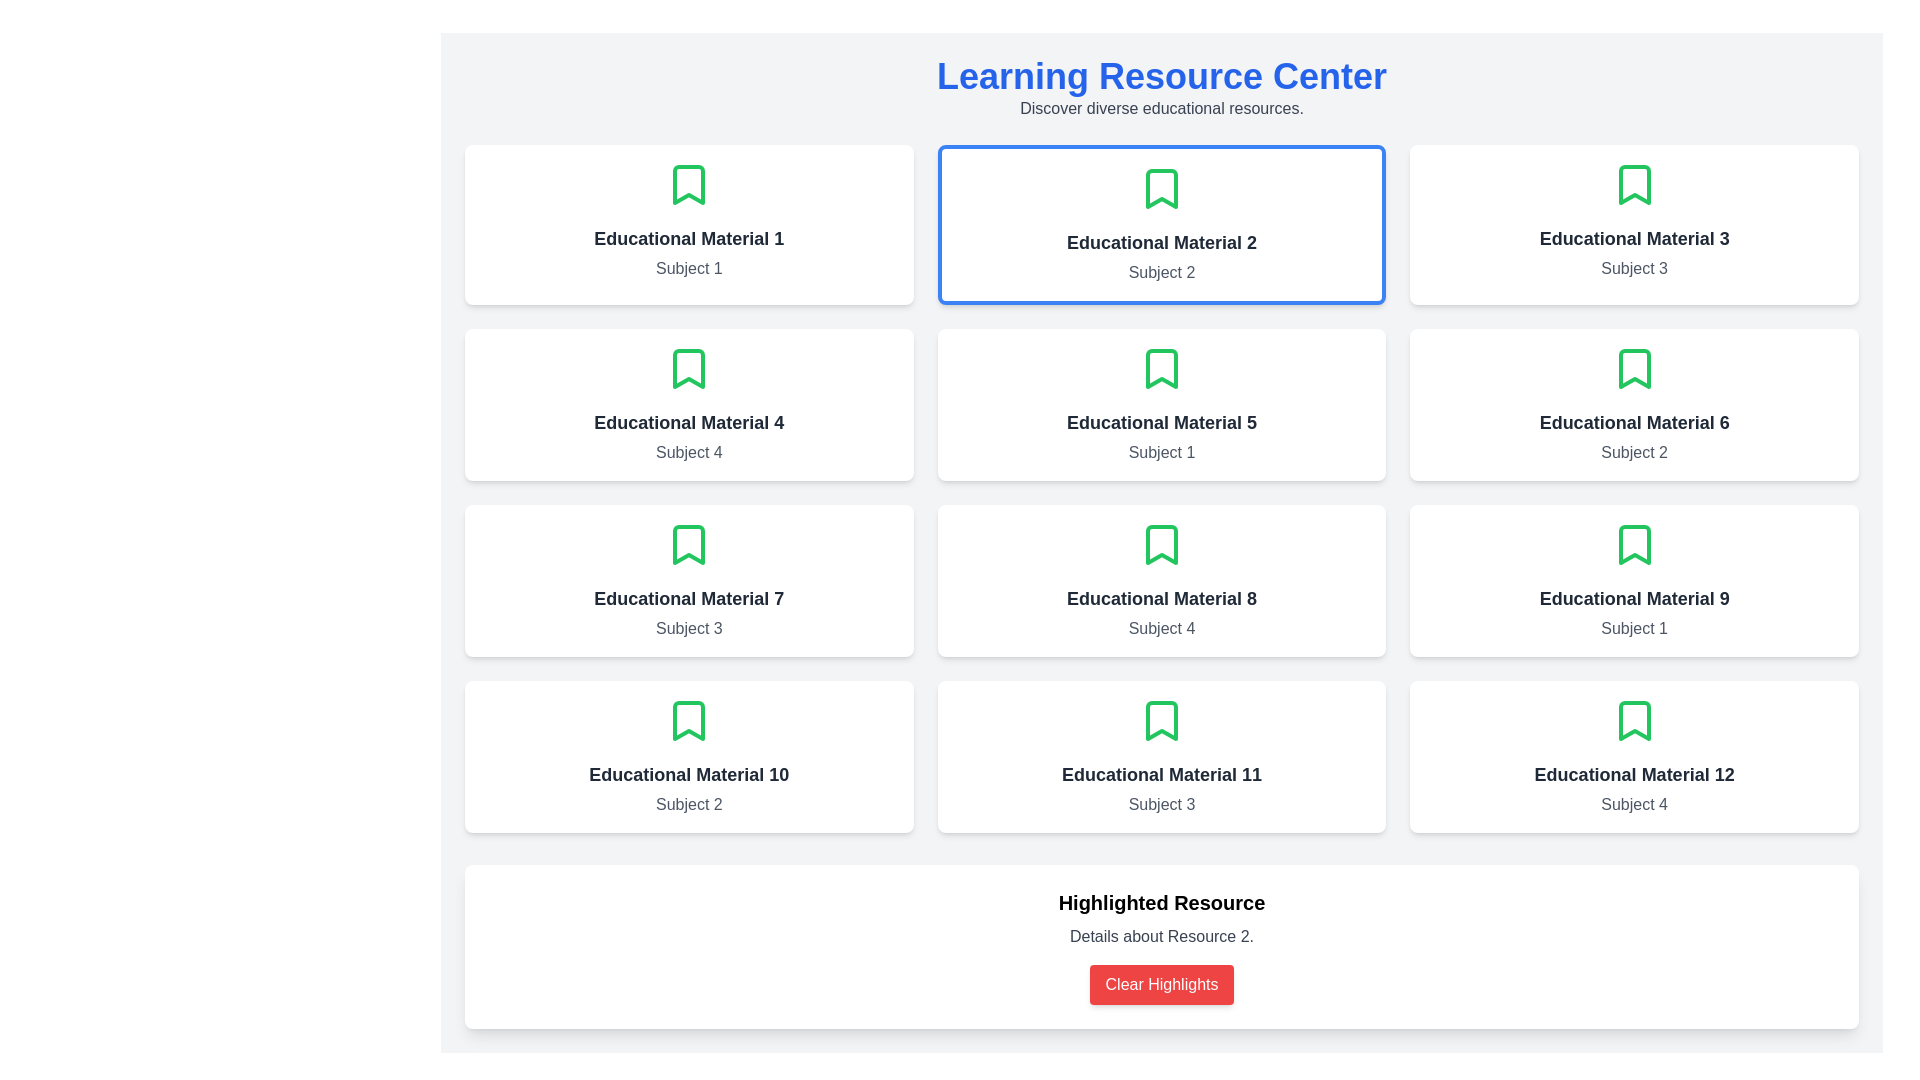 The width and height of the screenshot is (1920, 1080). I want to click on the bookmark icon within the green outline, located in the 'Educational Material 5' card in the second row, third column of the grid layout, so click(1161, 369).